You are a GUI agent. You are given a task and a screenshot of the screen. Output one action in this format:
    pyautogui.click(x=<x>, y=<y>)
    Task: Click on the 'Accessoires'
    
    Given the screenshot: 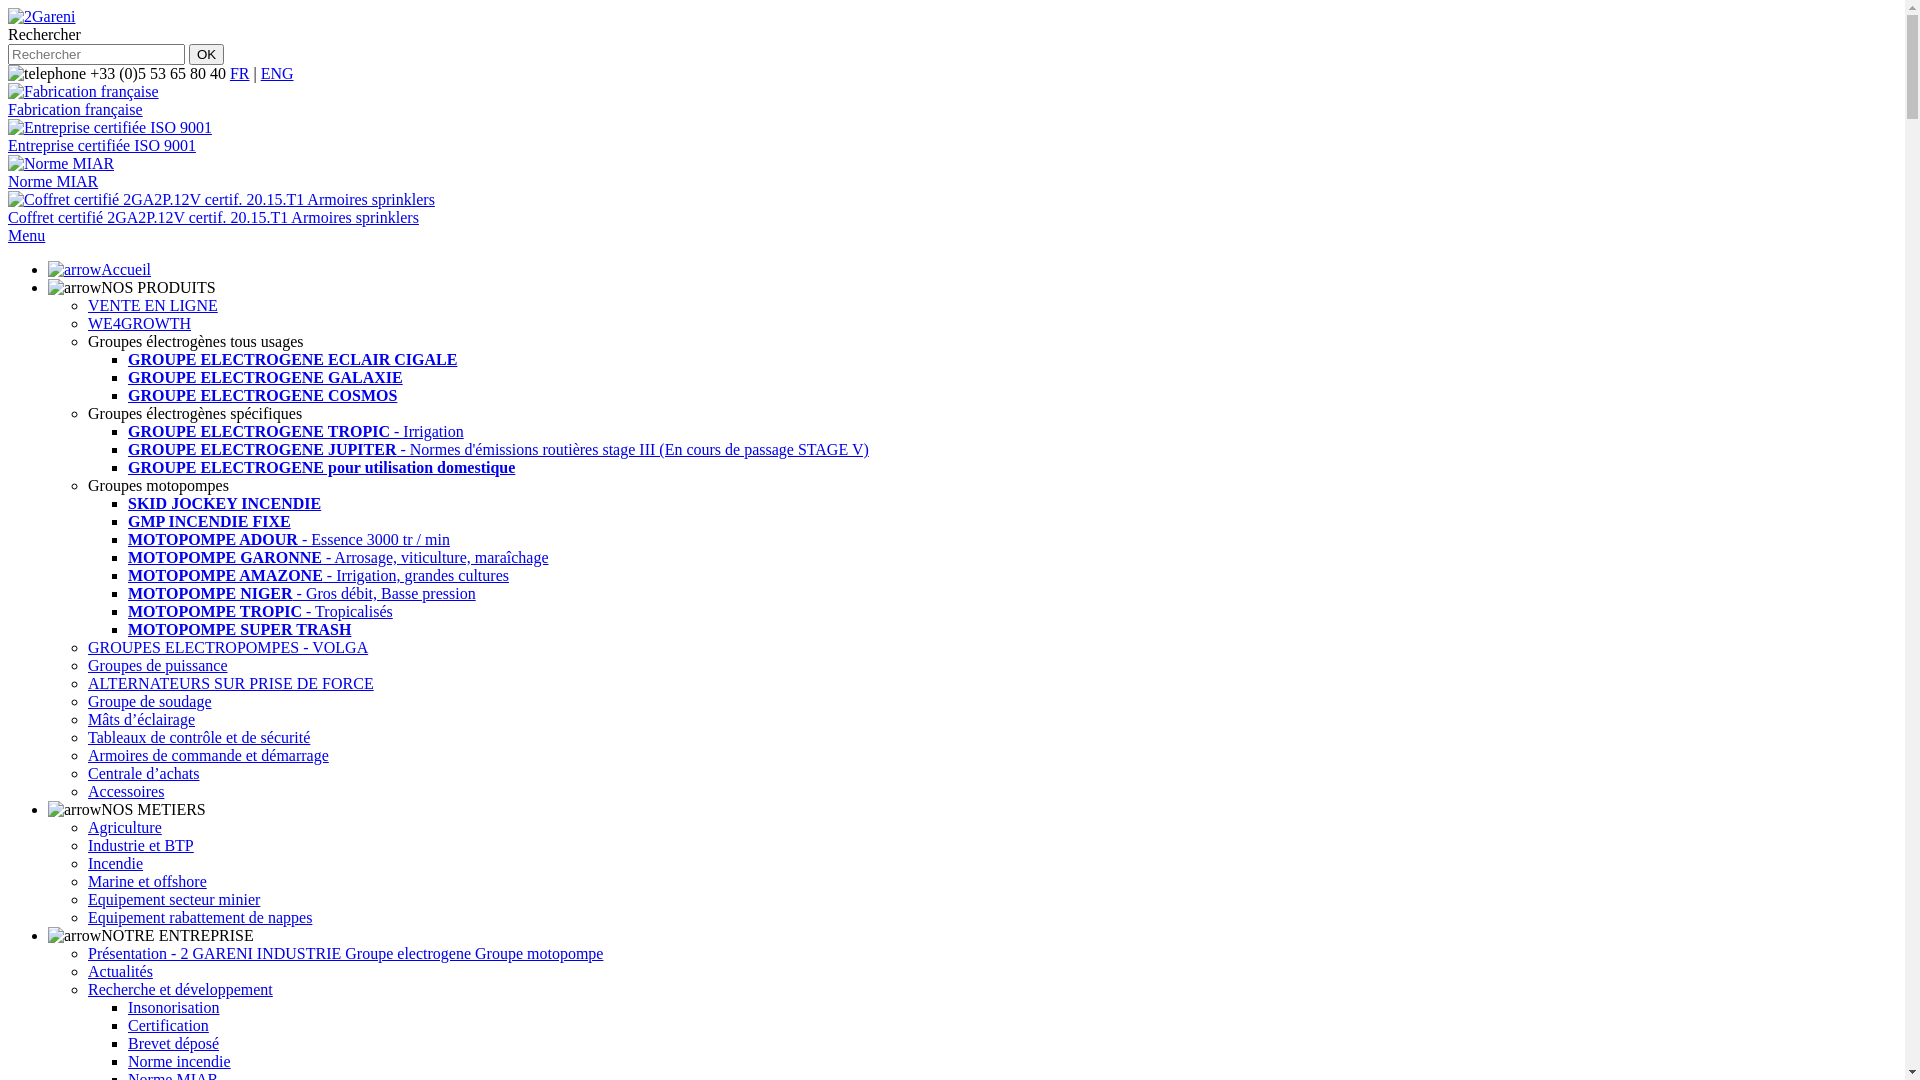 What is the action you would take?
    pyautogui.click(x=124, y=790)
    